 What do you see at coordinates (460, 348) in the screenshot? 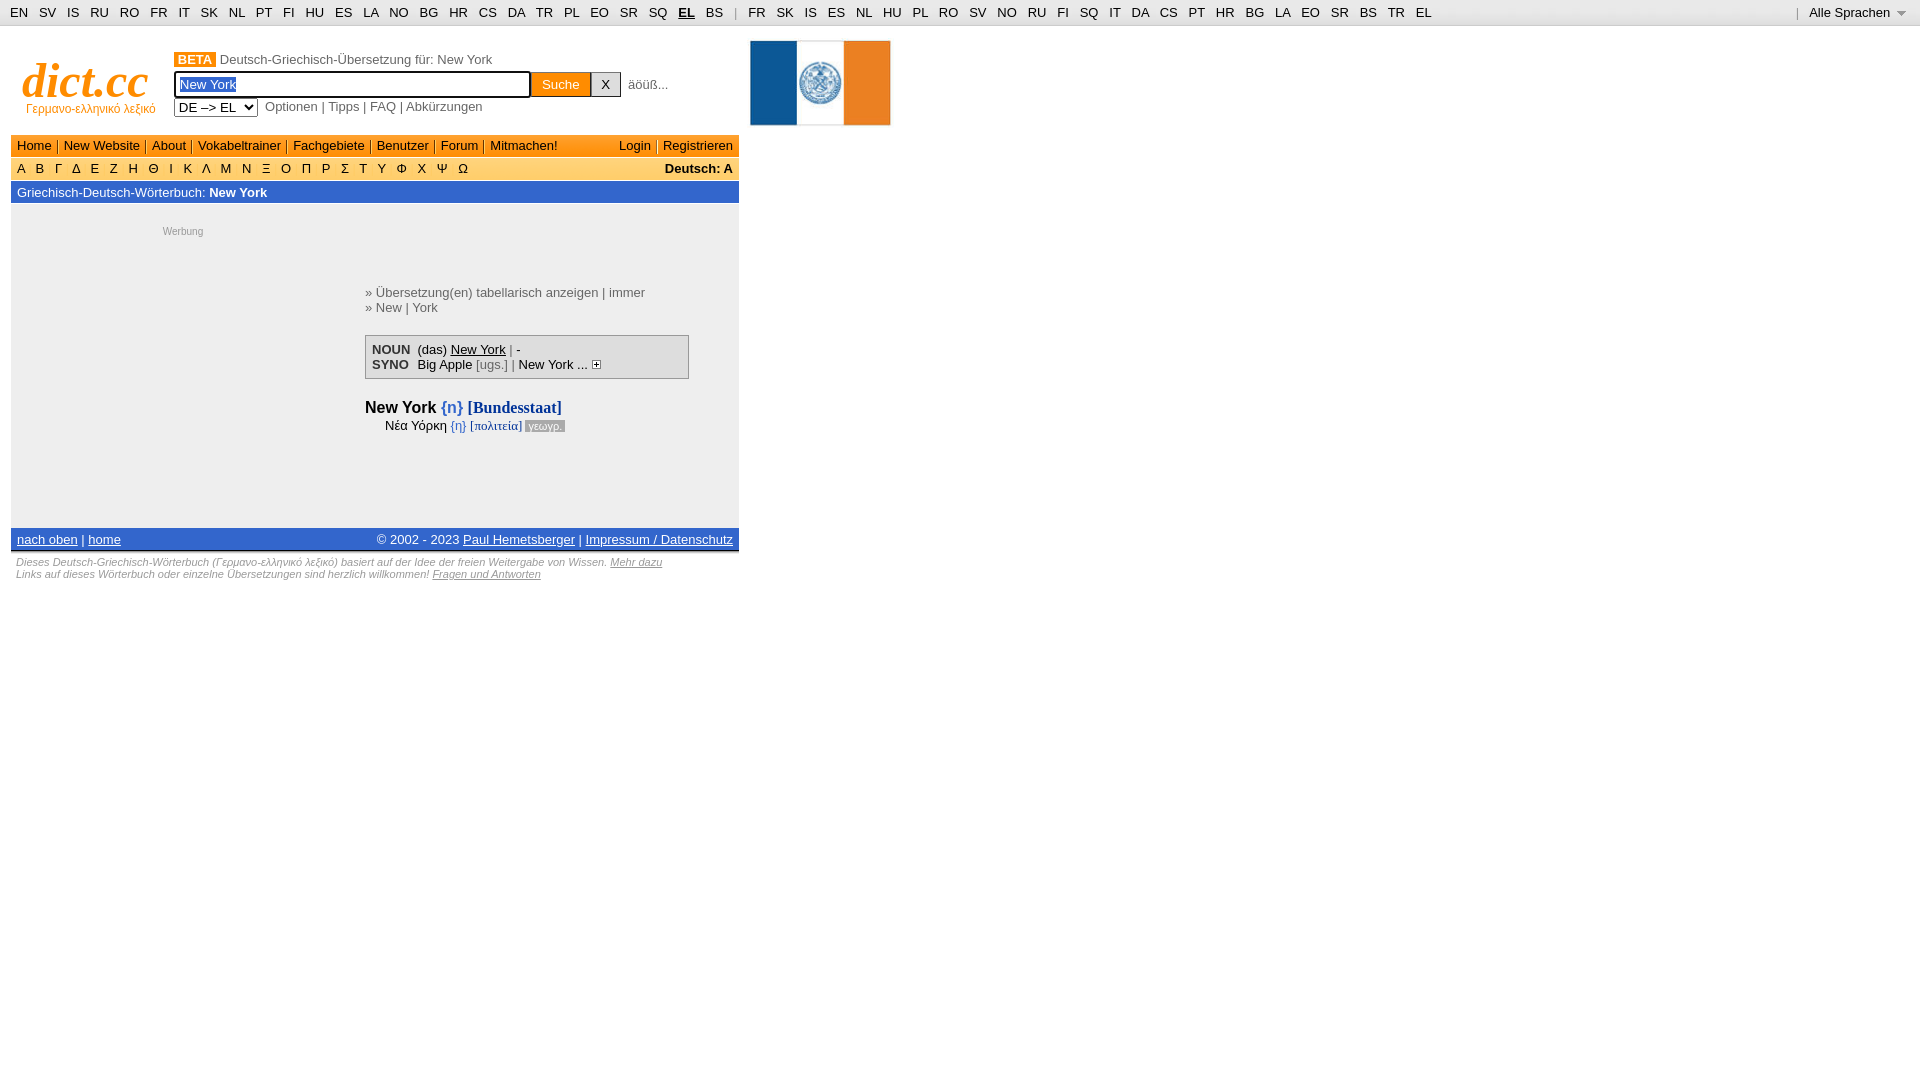
I see `'(das) New York'` at bounding box center [460, 348].